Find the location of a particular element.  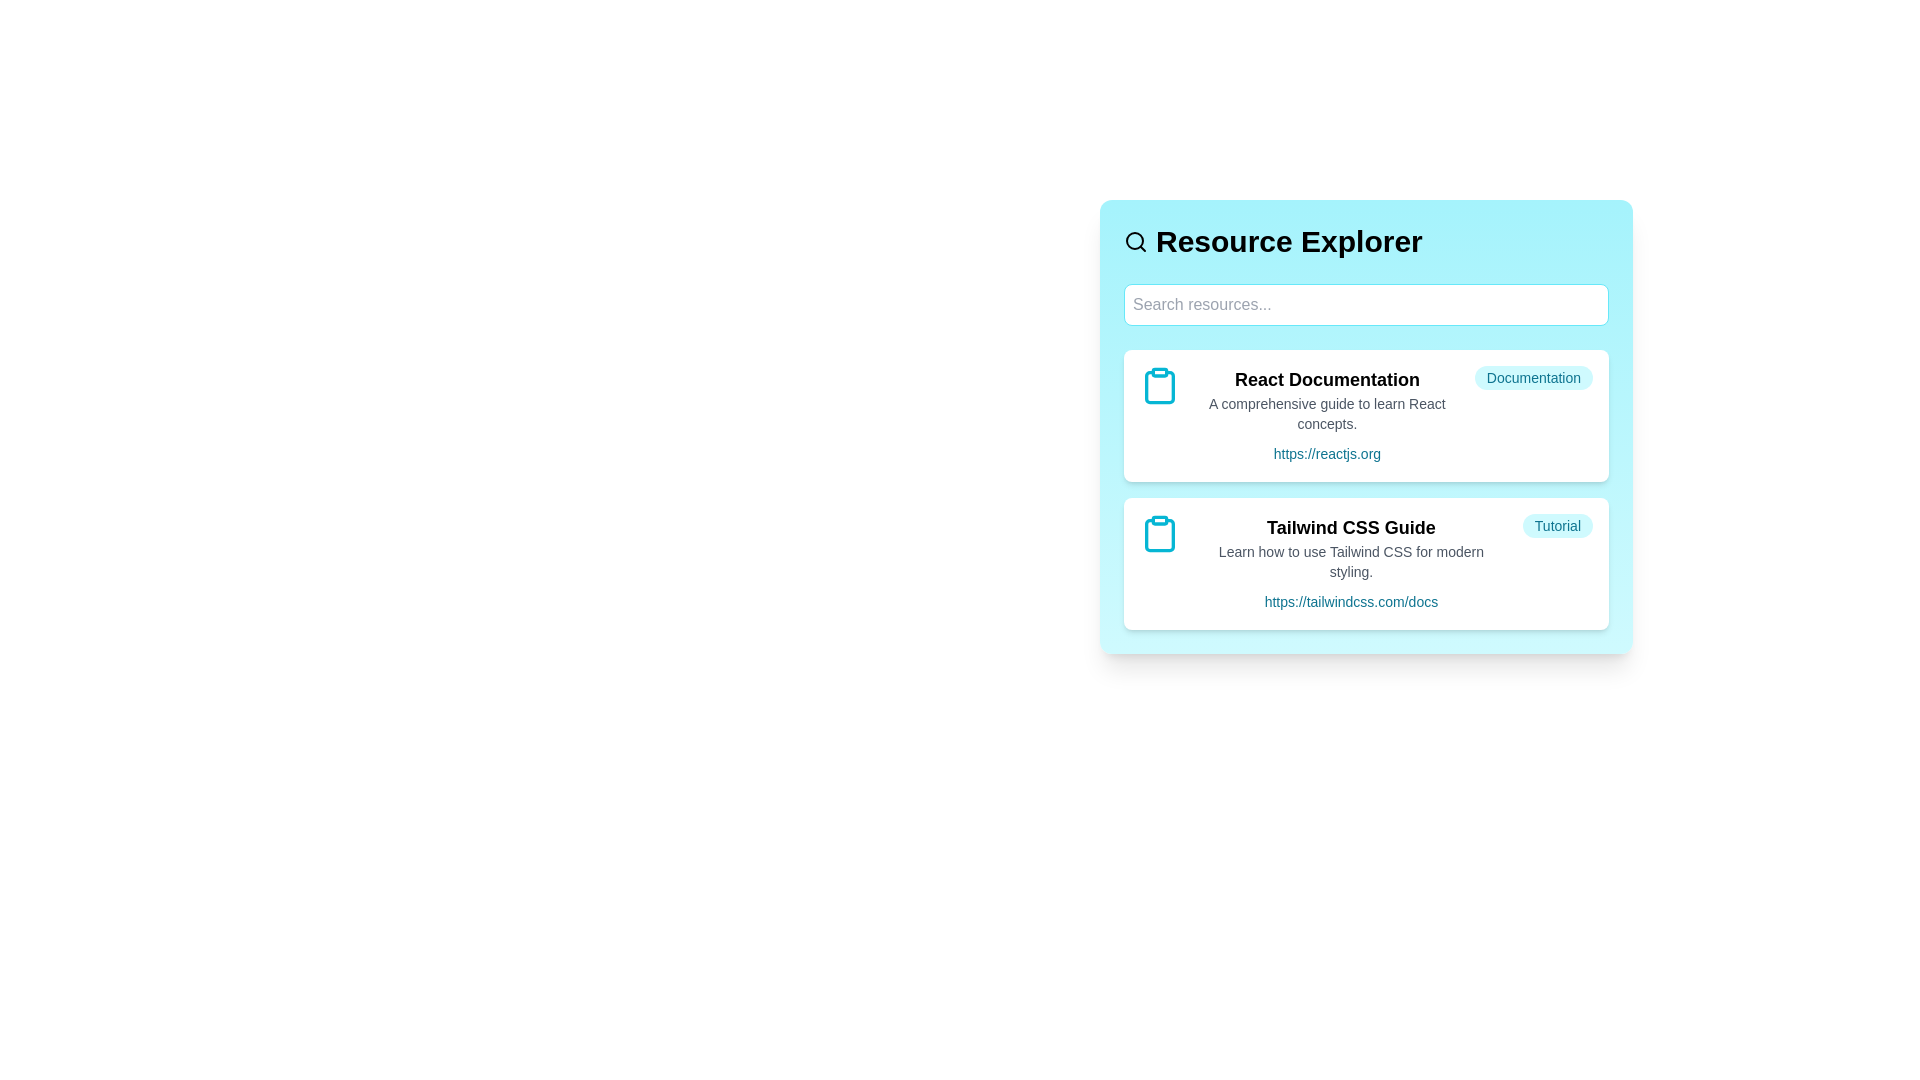

the resource card for React Documentation is located at coordinates (1365, 415).